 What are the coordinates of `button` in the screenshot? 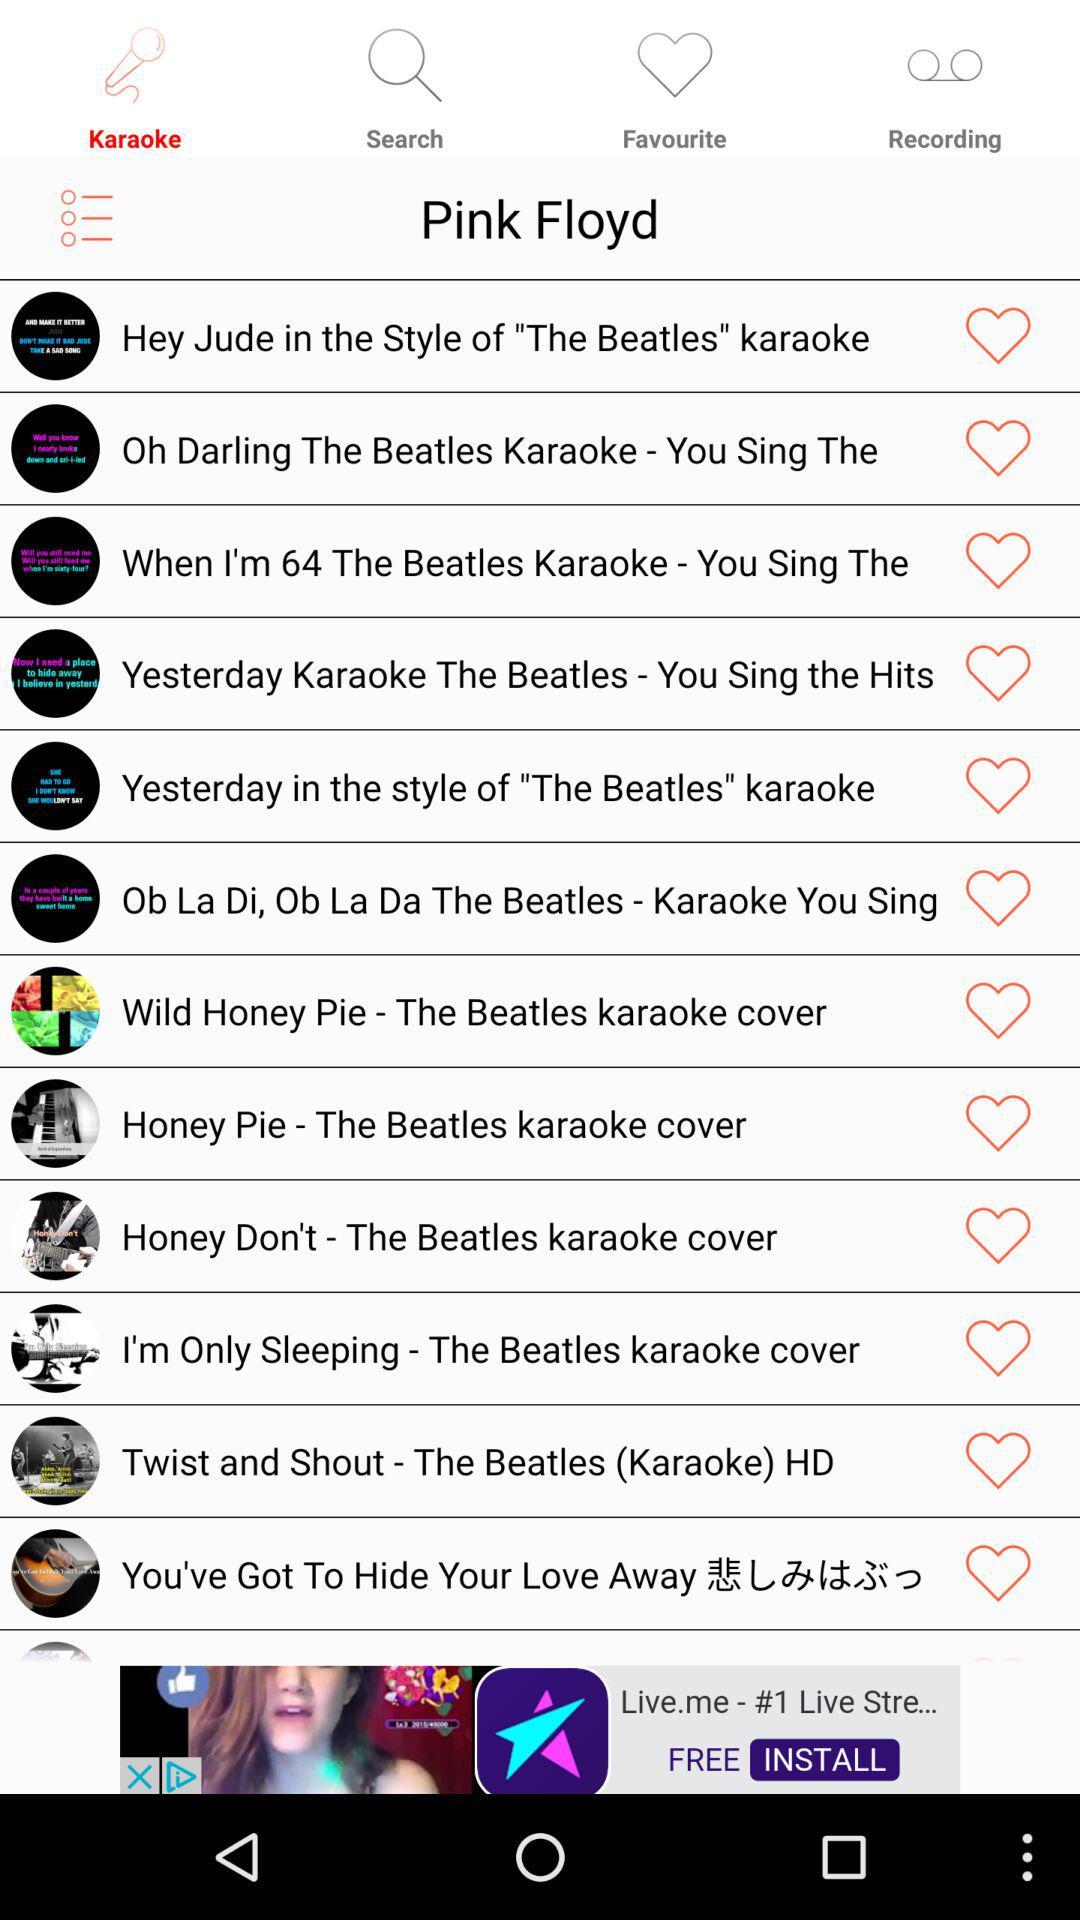 It's located at (998, 447).